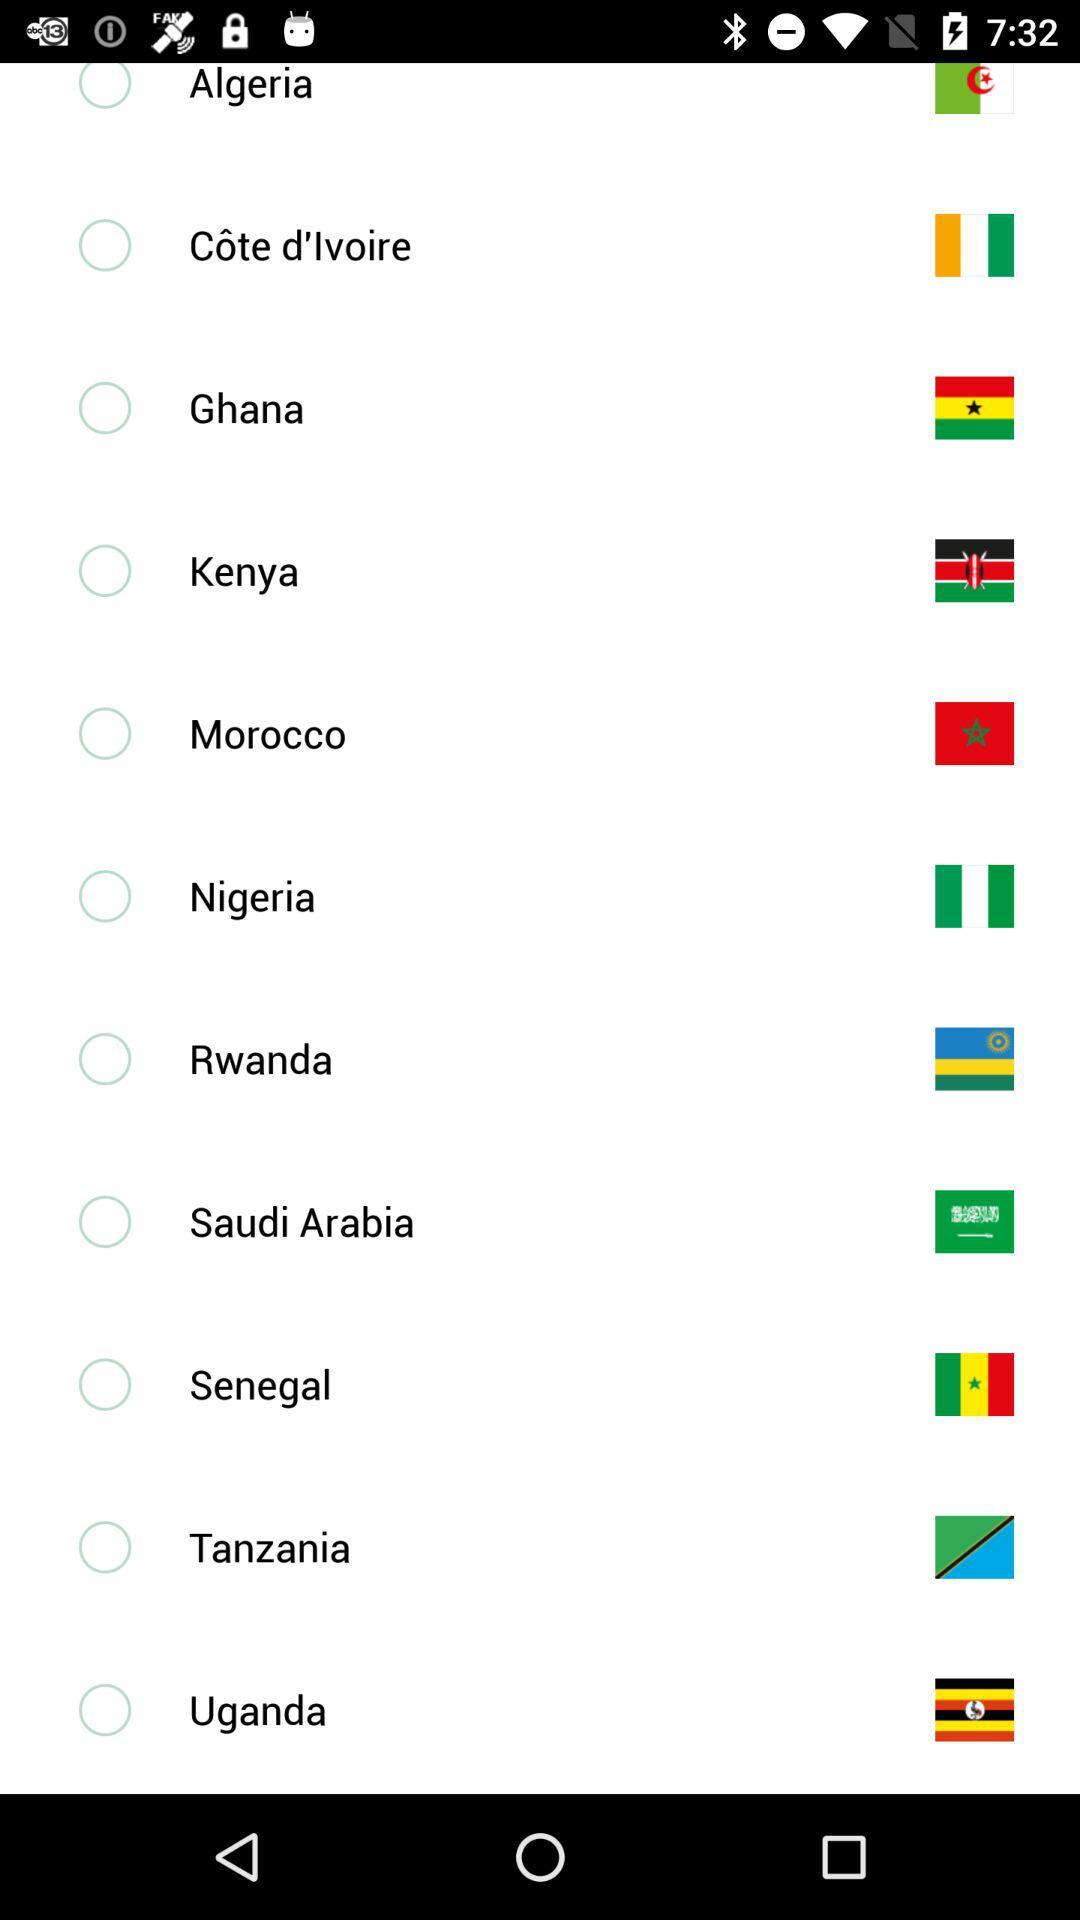  Describe the element at coordinates (528, 1220) in the screenshot. I see `saudi arabia item` at that location.